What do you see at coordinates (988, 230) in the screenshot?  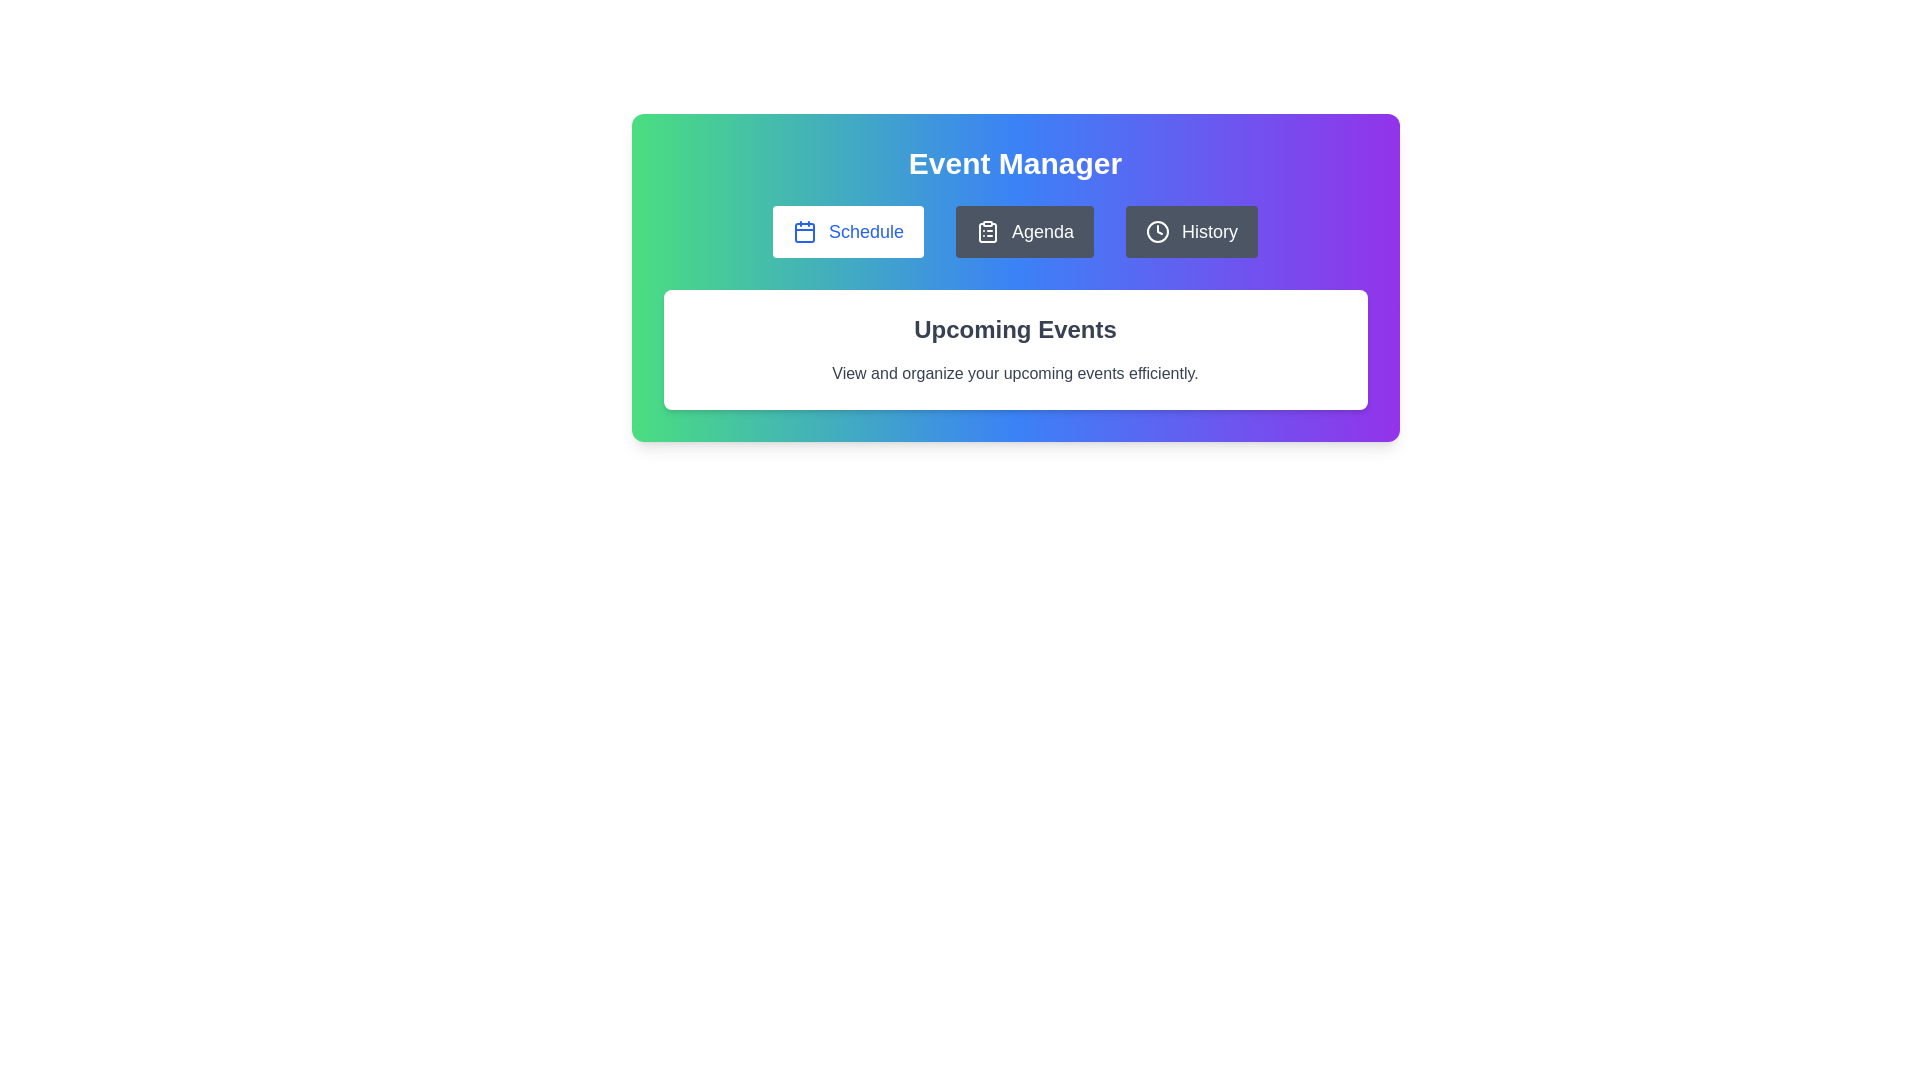 I see `the appearance of the 'Agenda' icon located on the middle navigation button, which visually represents agenda management tasks` at bounding box center [988, 230].